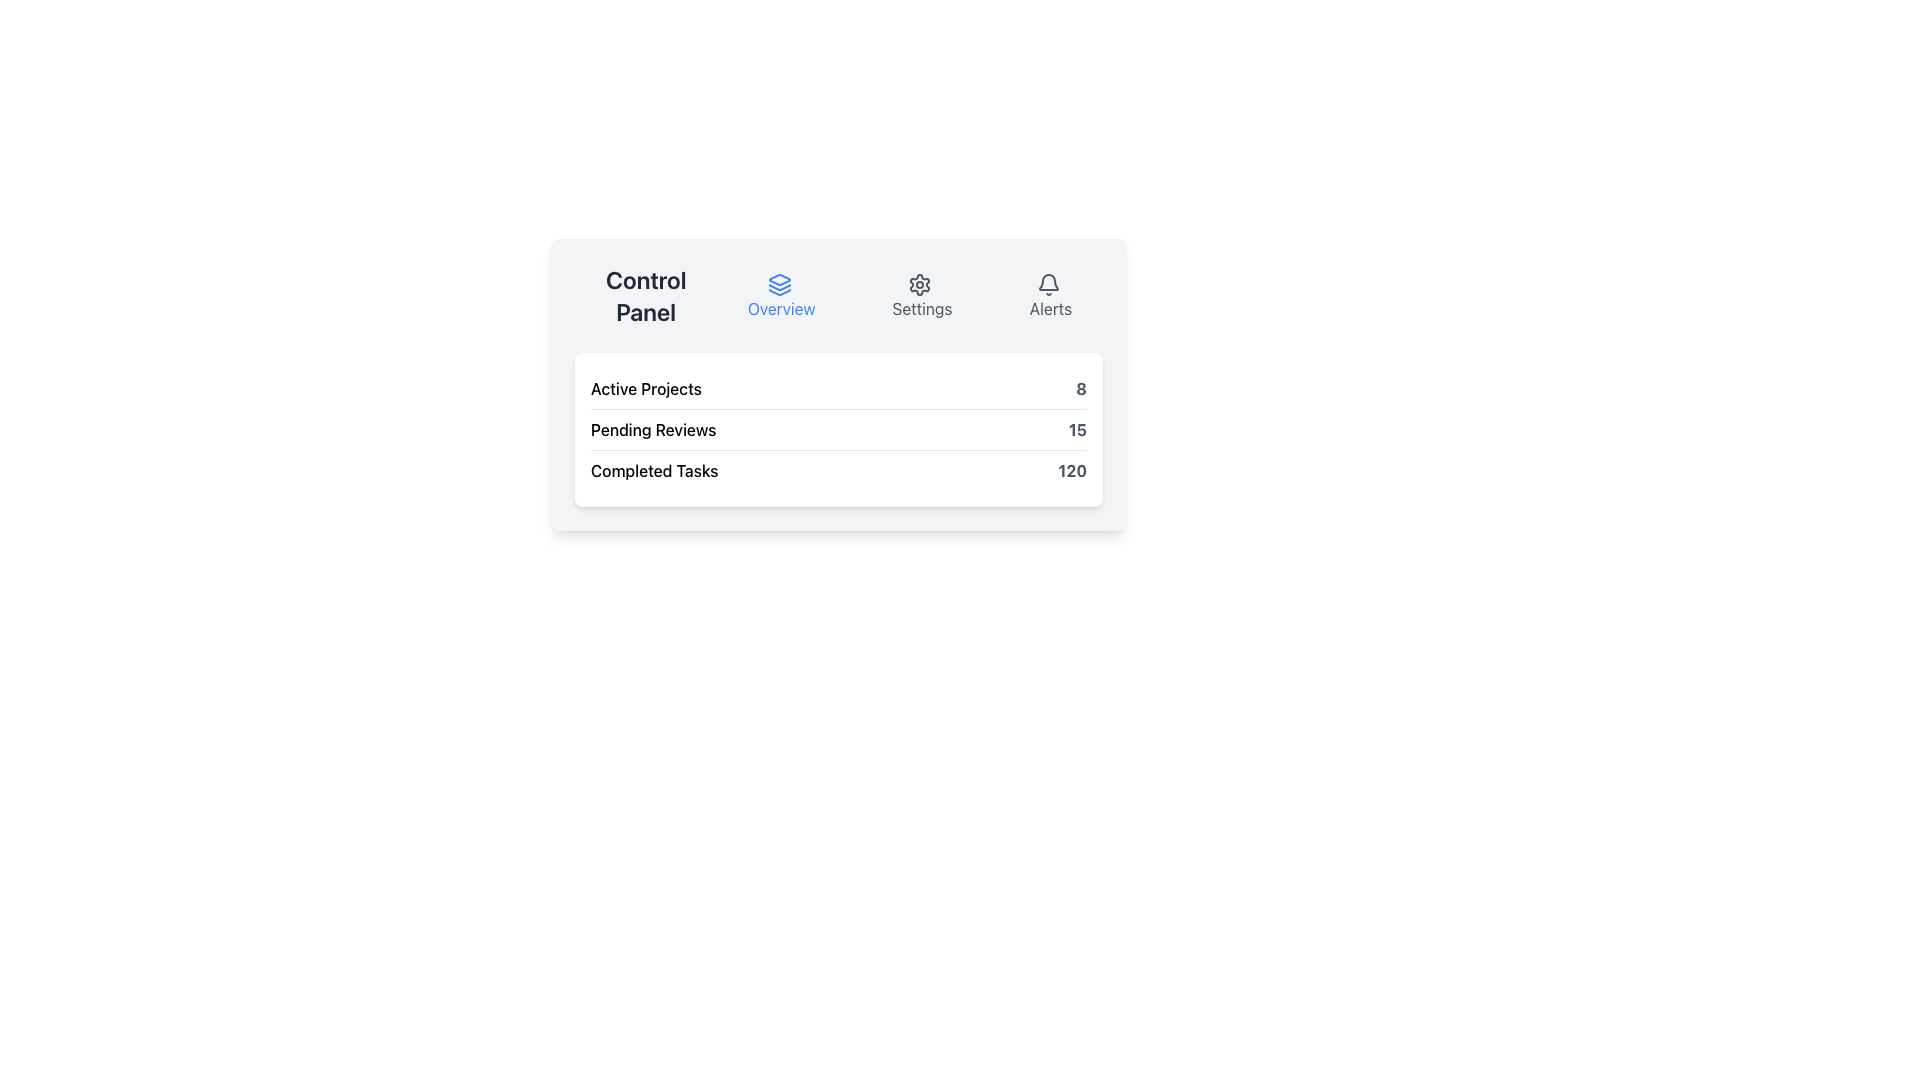 The width and height of the screenshot is (1920, 1080). I want to click on the rightmost navigation button in the horizontal navigation bar, so click(1050, 295).